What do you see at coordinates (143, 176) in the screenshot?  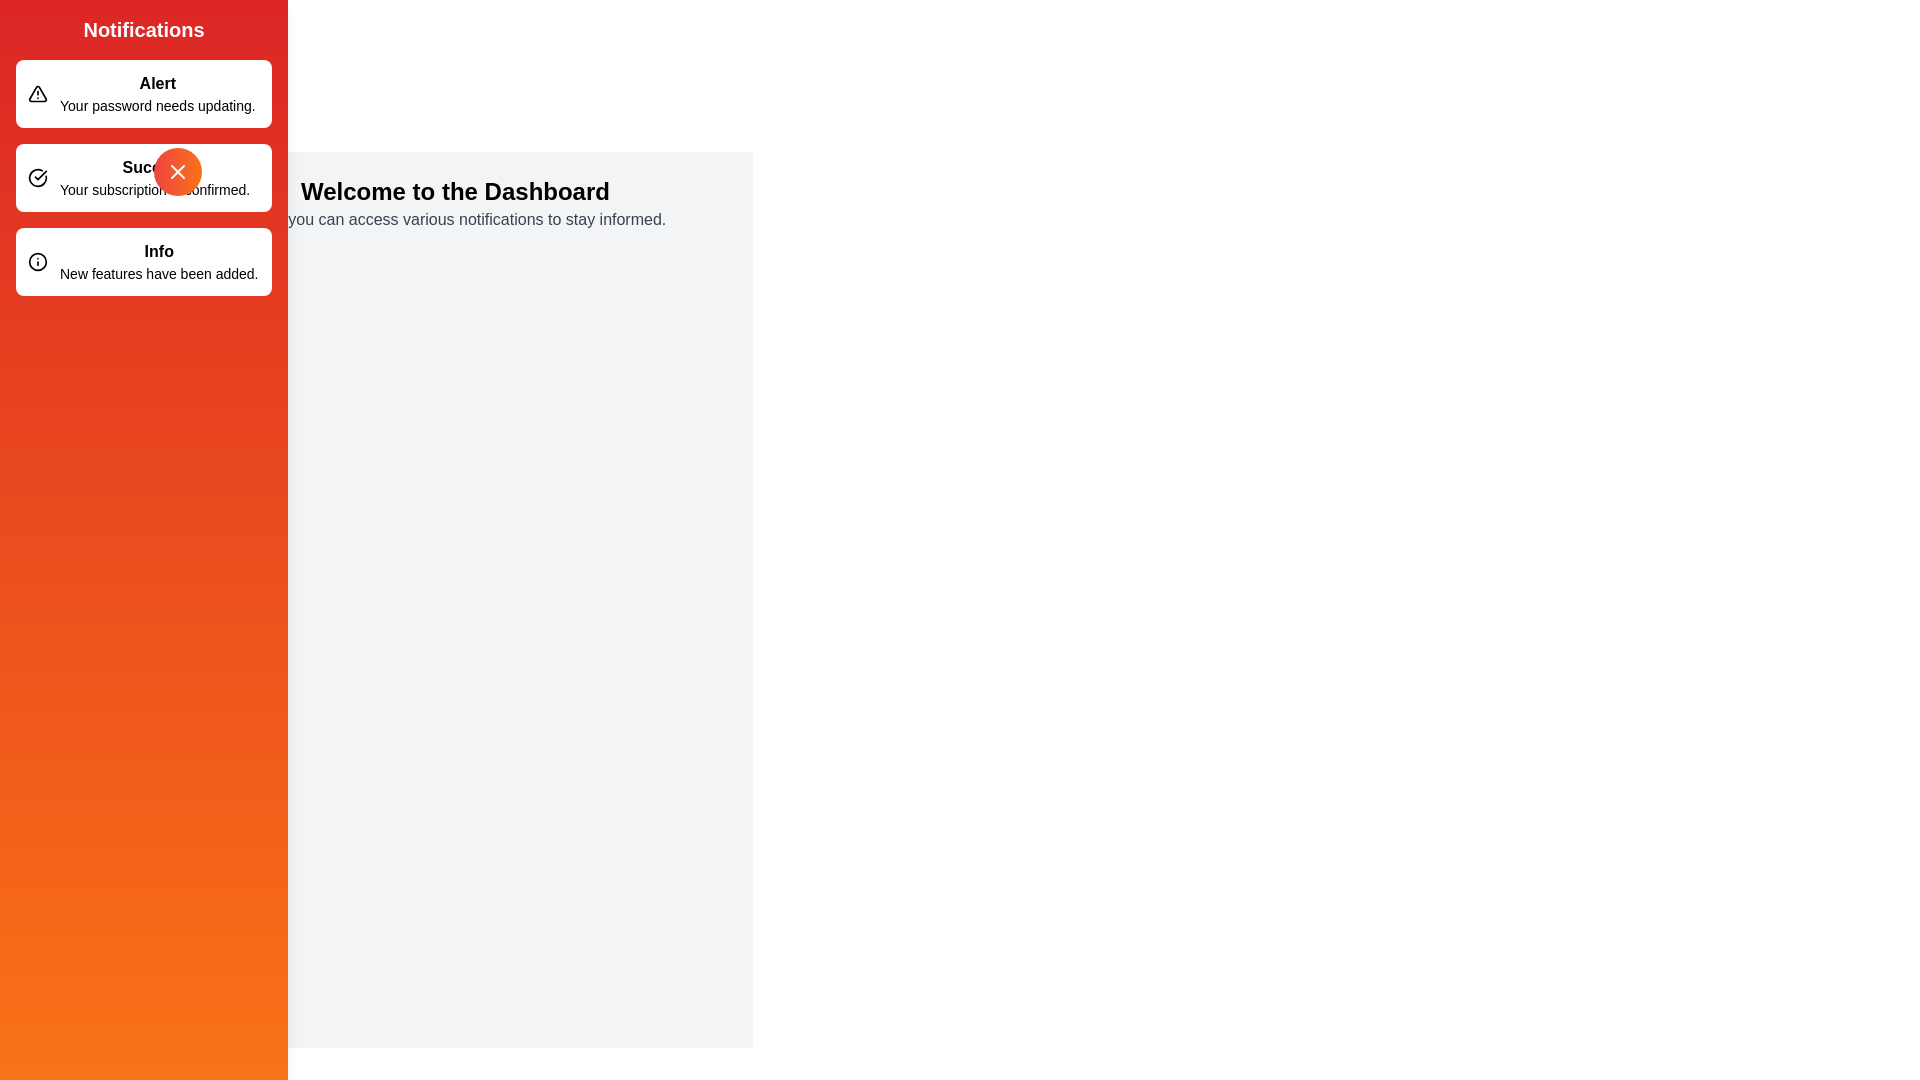 I see `the notification Success` at bounding box center [143, 176].